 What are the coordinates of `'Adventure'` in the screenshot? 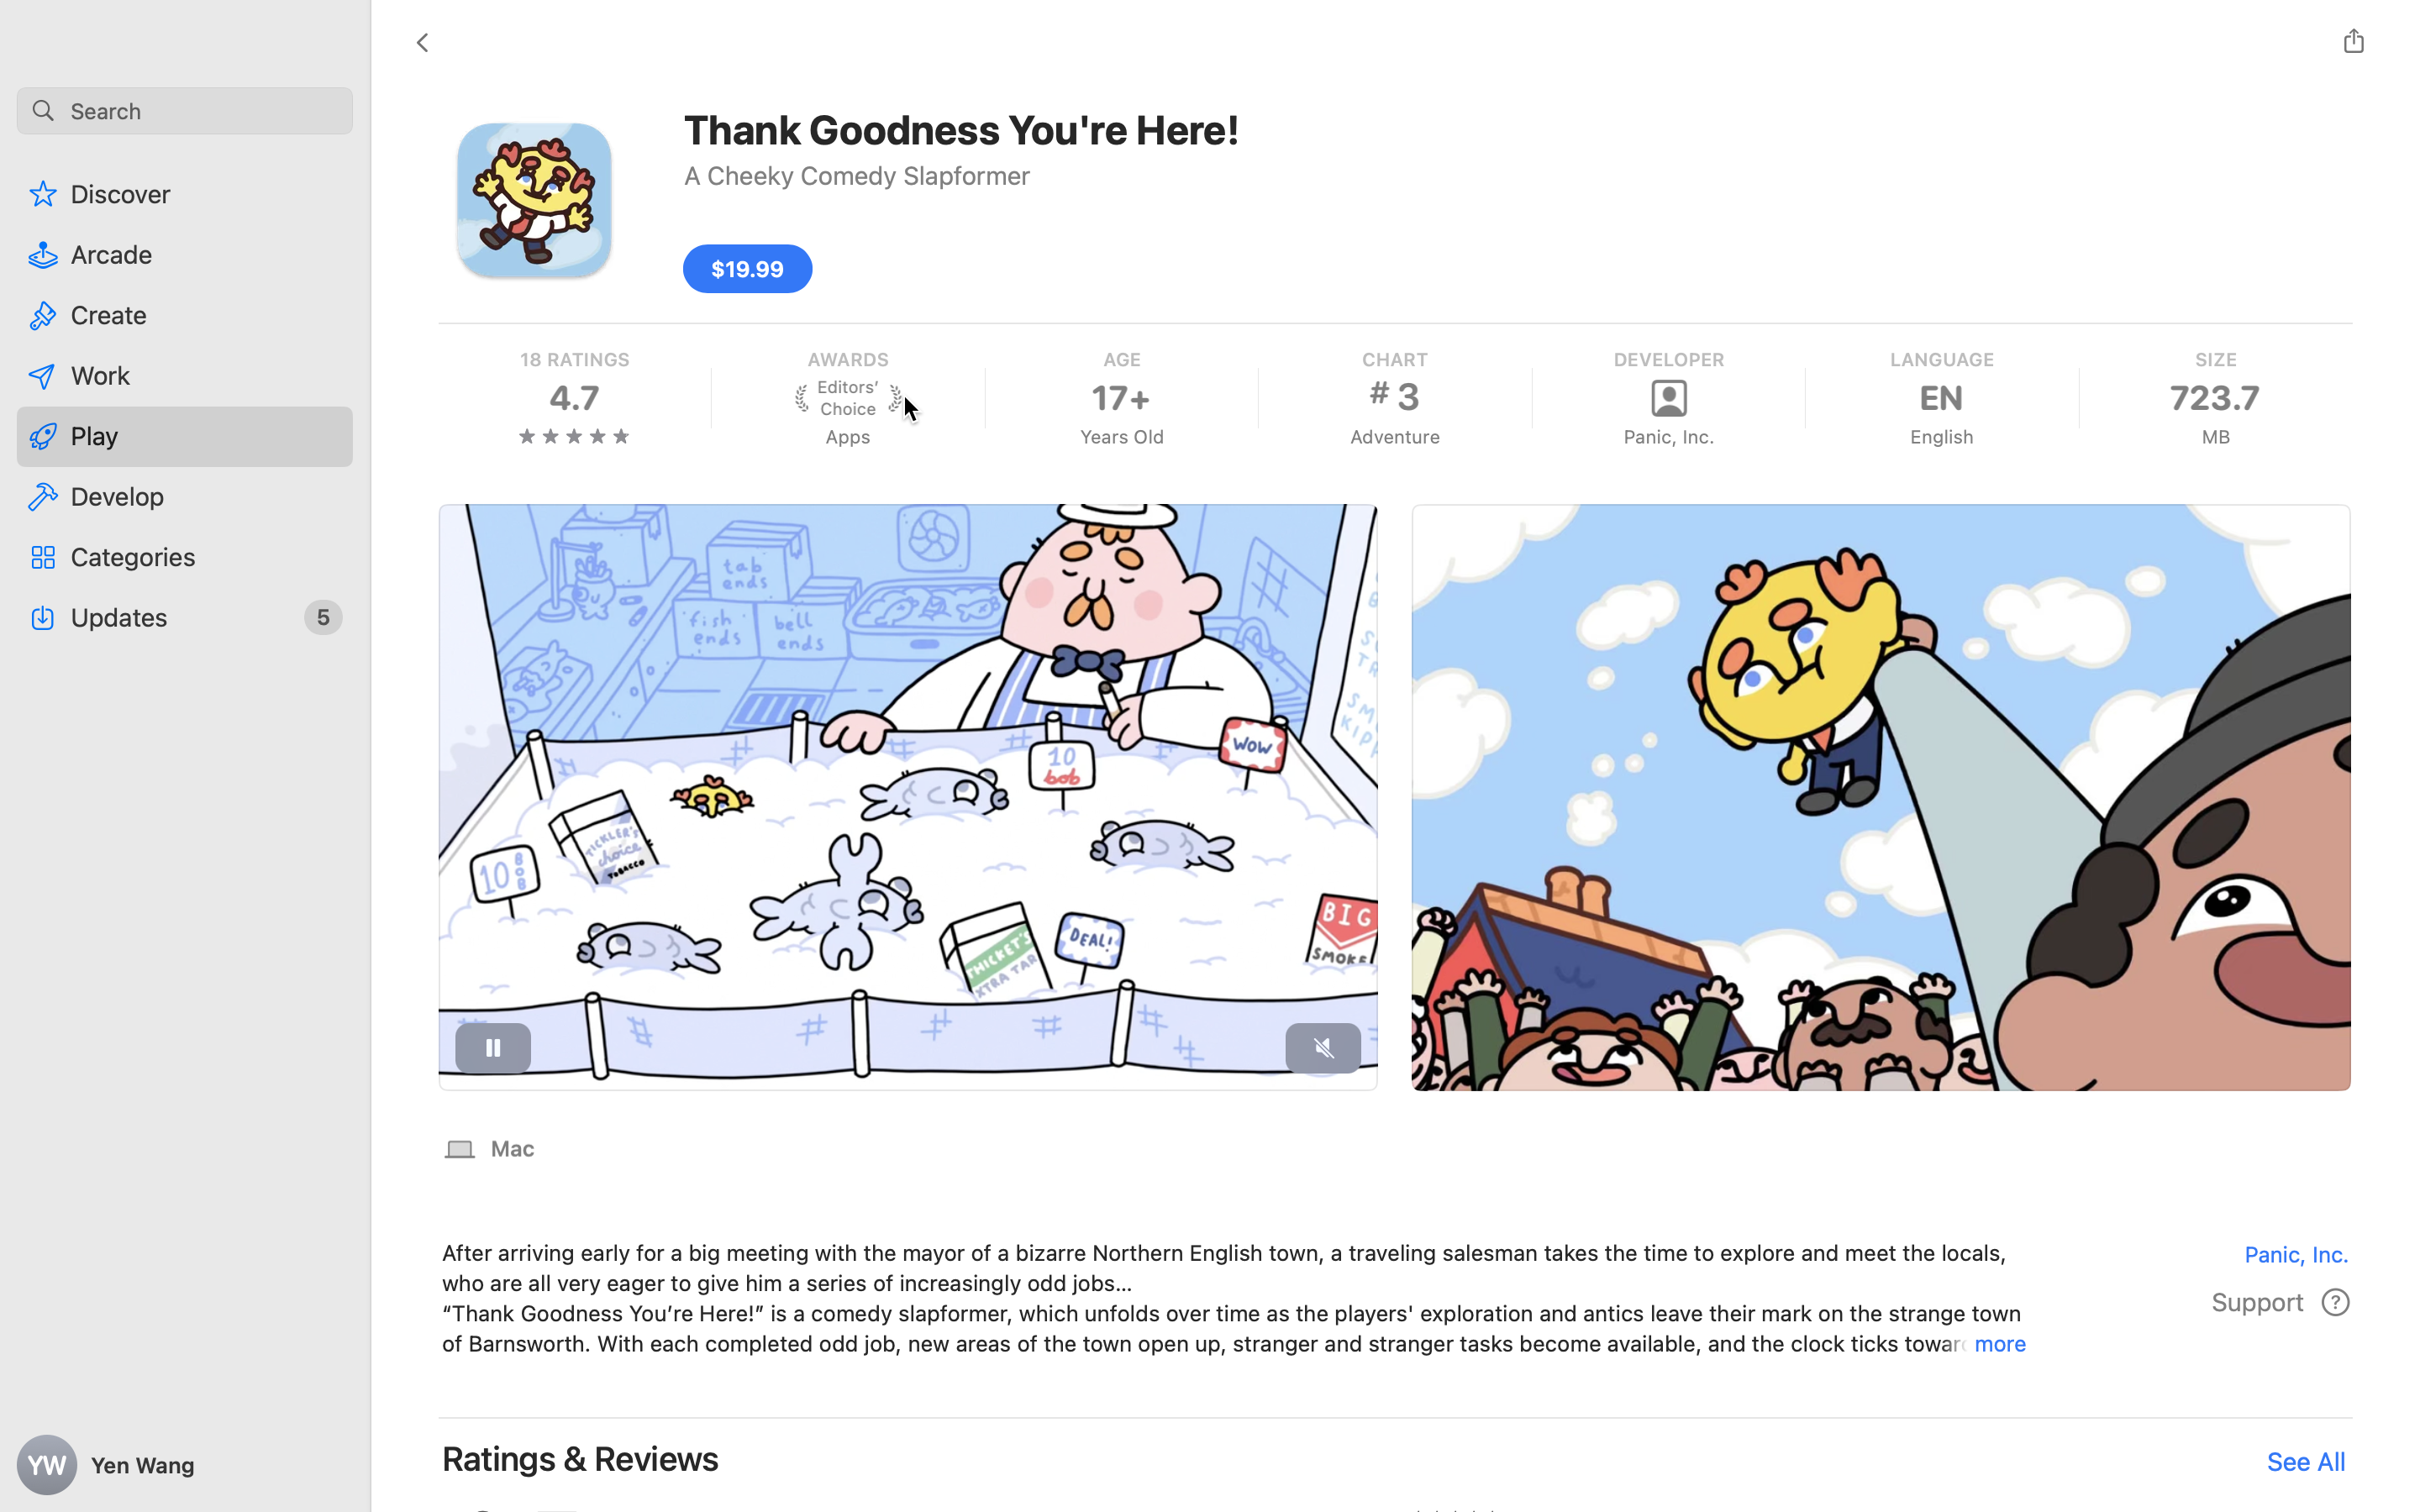 It's located at (1395, 436).